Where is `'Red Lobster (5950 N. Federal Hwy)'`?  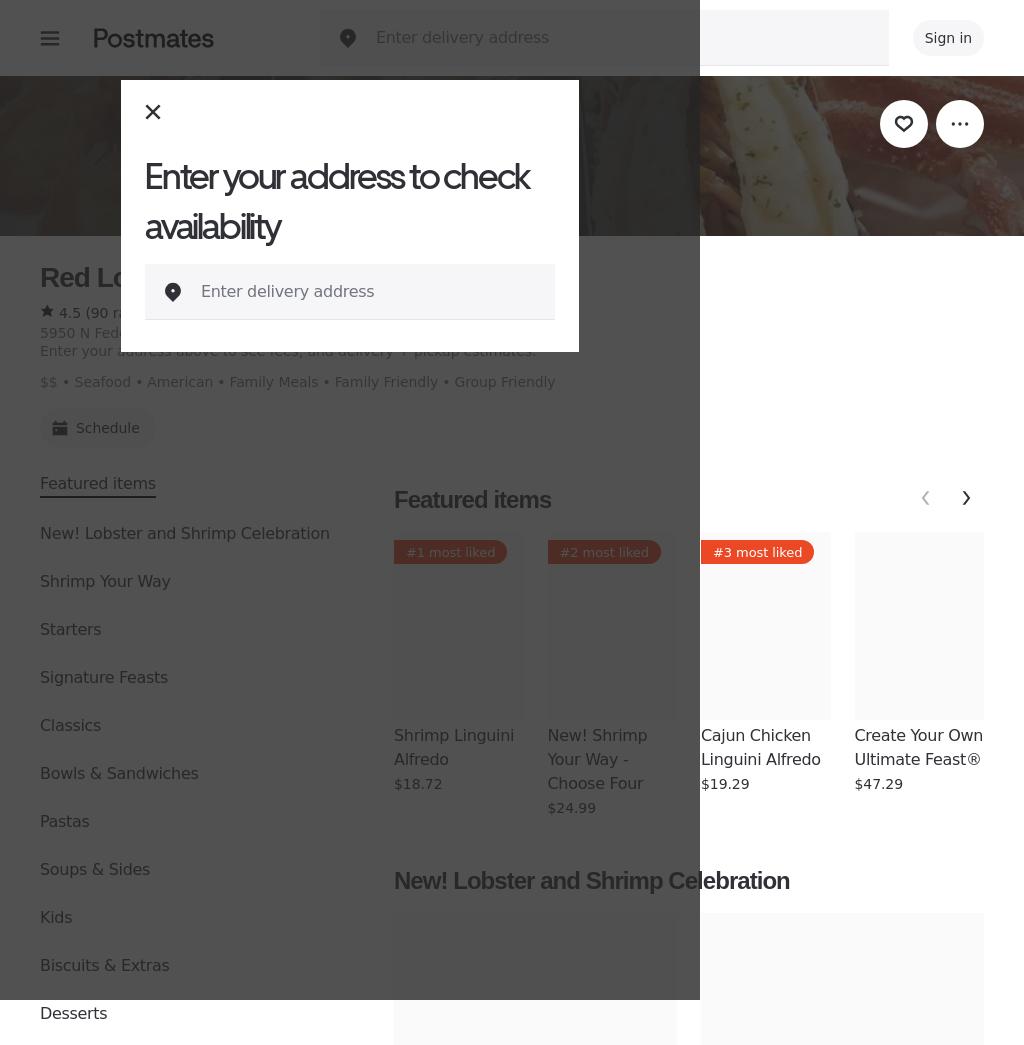
'Red Lobster (5950 N. Federal Hwy)' is located at coordinates (252, 276).